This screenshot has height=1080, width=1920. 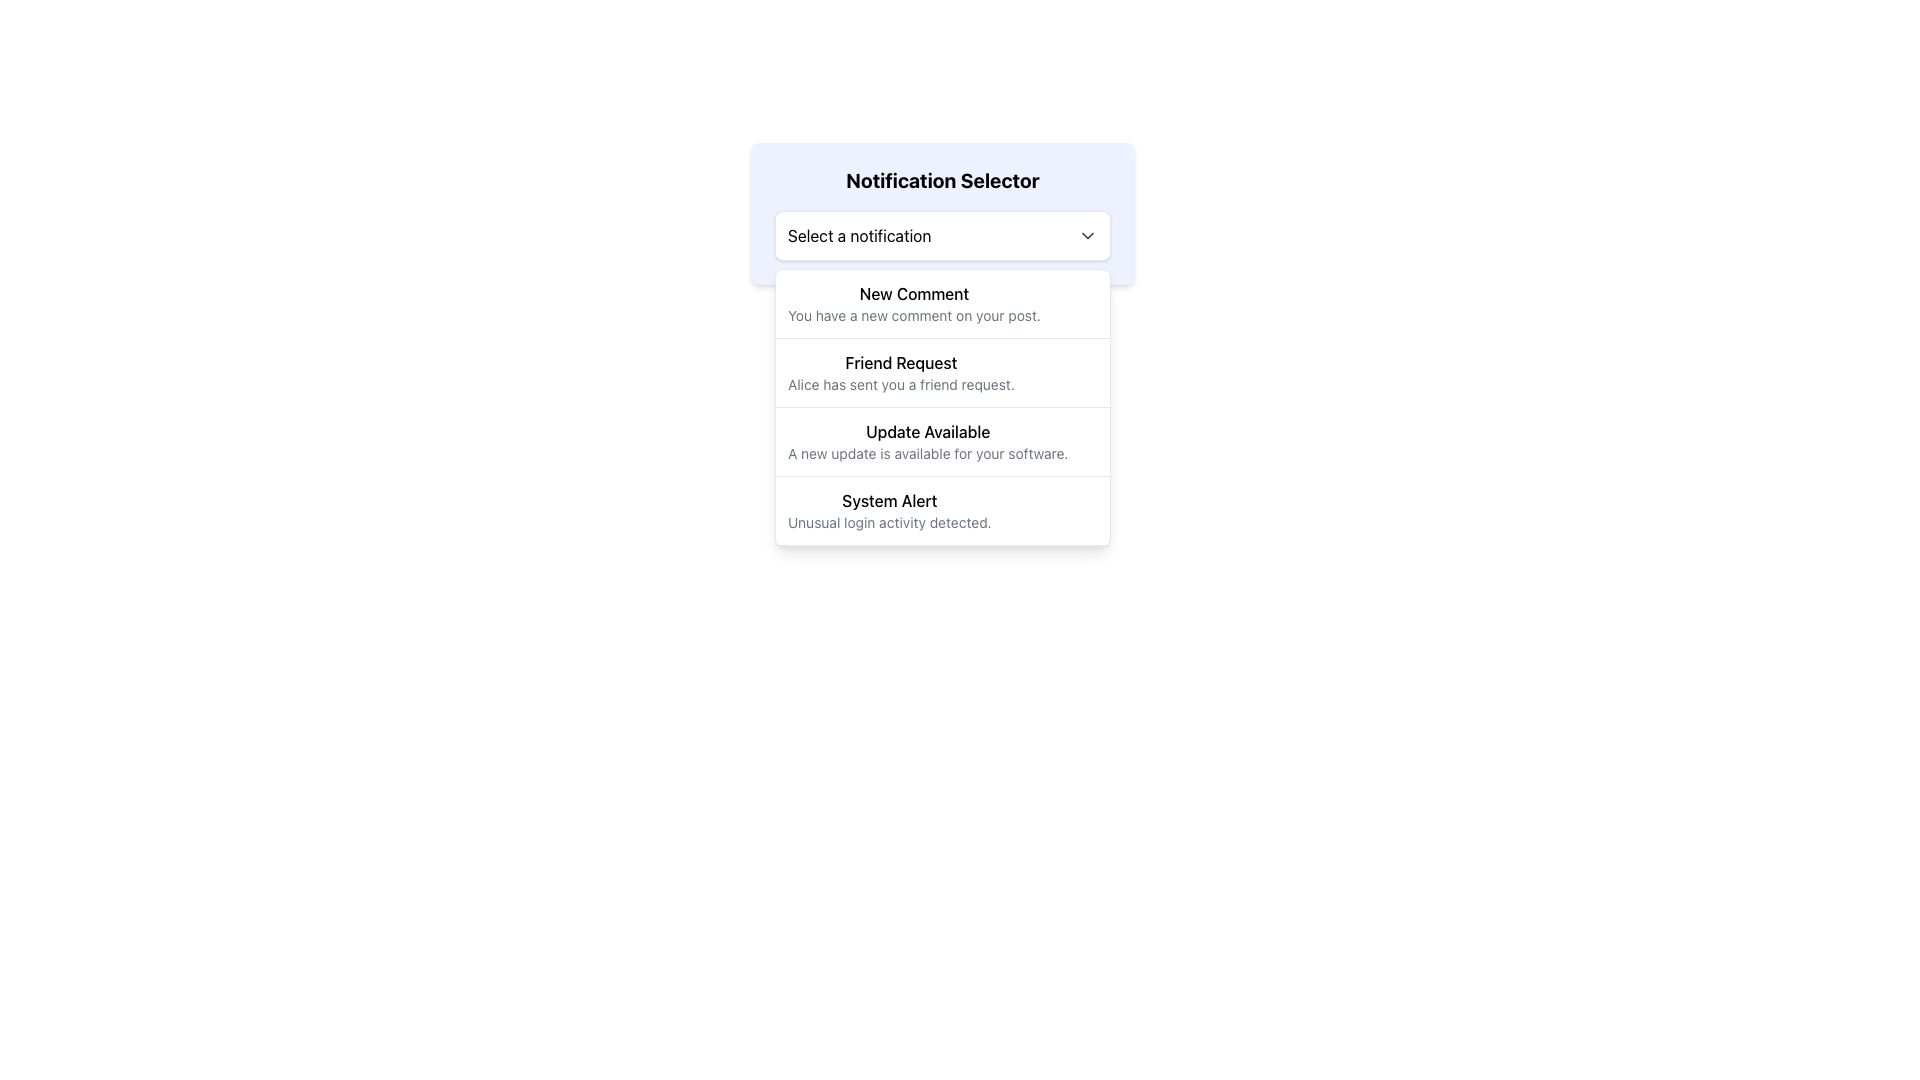 I want to click on the notification item titled 'Friend Request' that indicates 'Alice has sent you a friend request.', so click(x=941, y=373).